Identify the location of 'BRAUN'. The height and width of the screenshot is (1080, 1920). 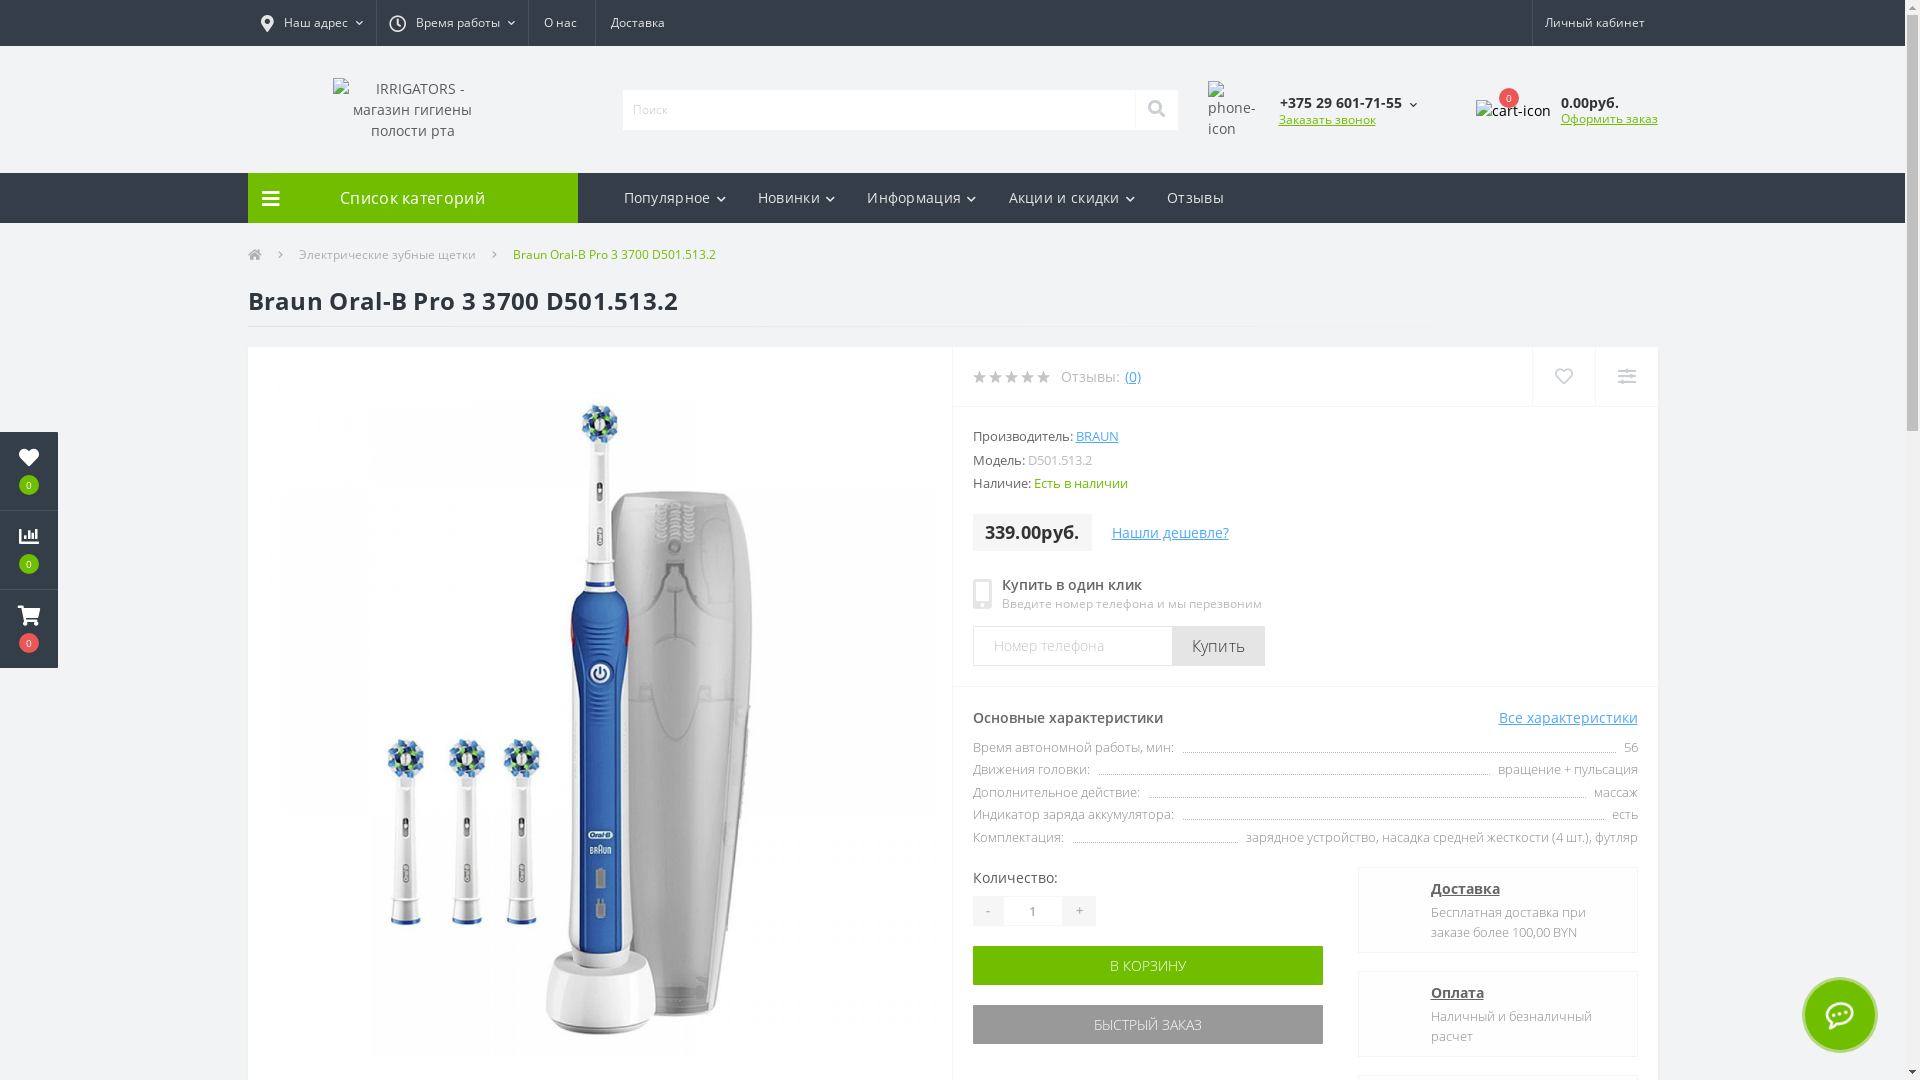
(1096, 434).